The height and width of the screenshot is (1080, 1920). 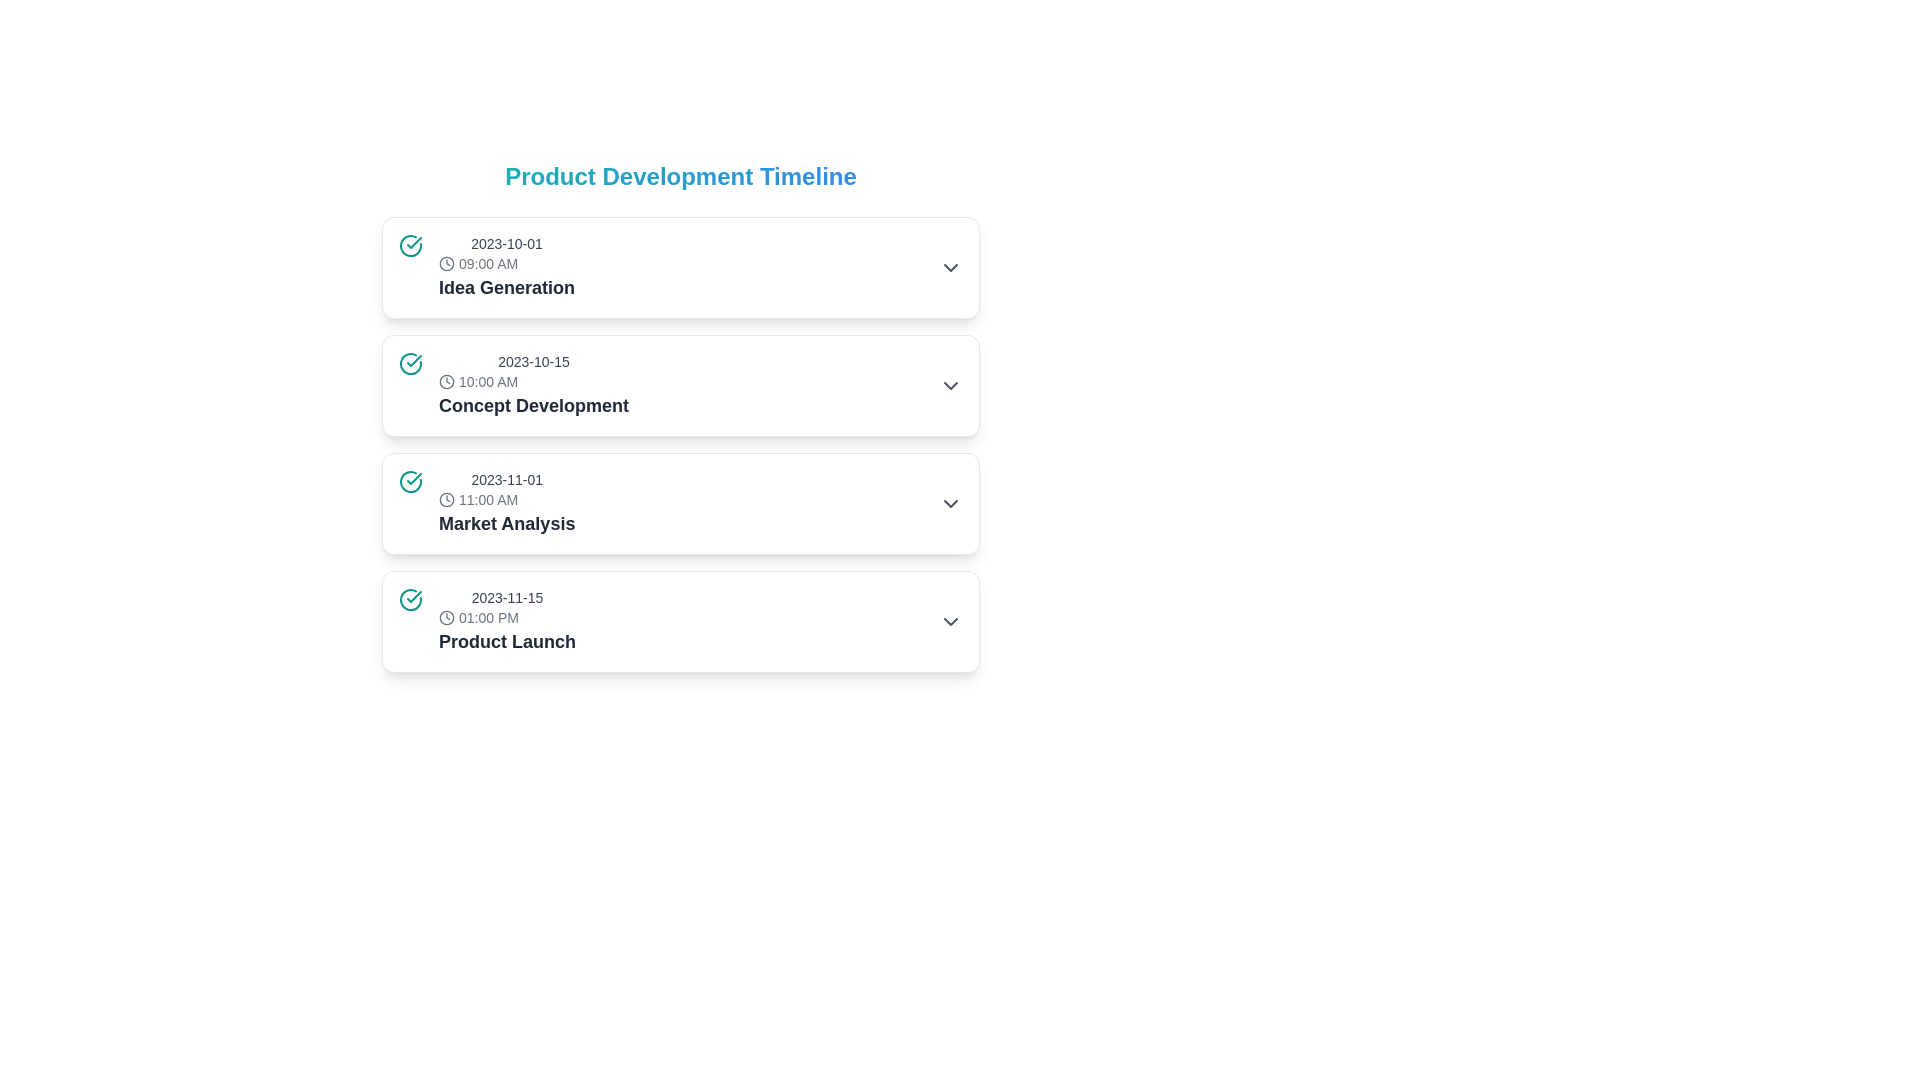 I want to click on the text label that serves as the title for the task 'Idea Generation', located below the time and date in the first task section of the timeline interface, so click(x=507, y=288).